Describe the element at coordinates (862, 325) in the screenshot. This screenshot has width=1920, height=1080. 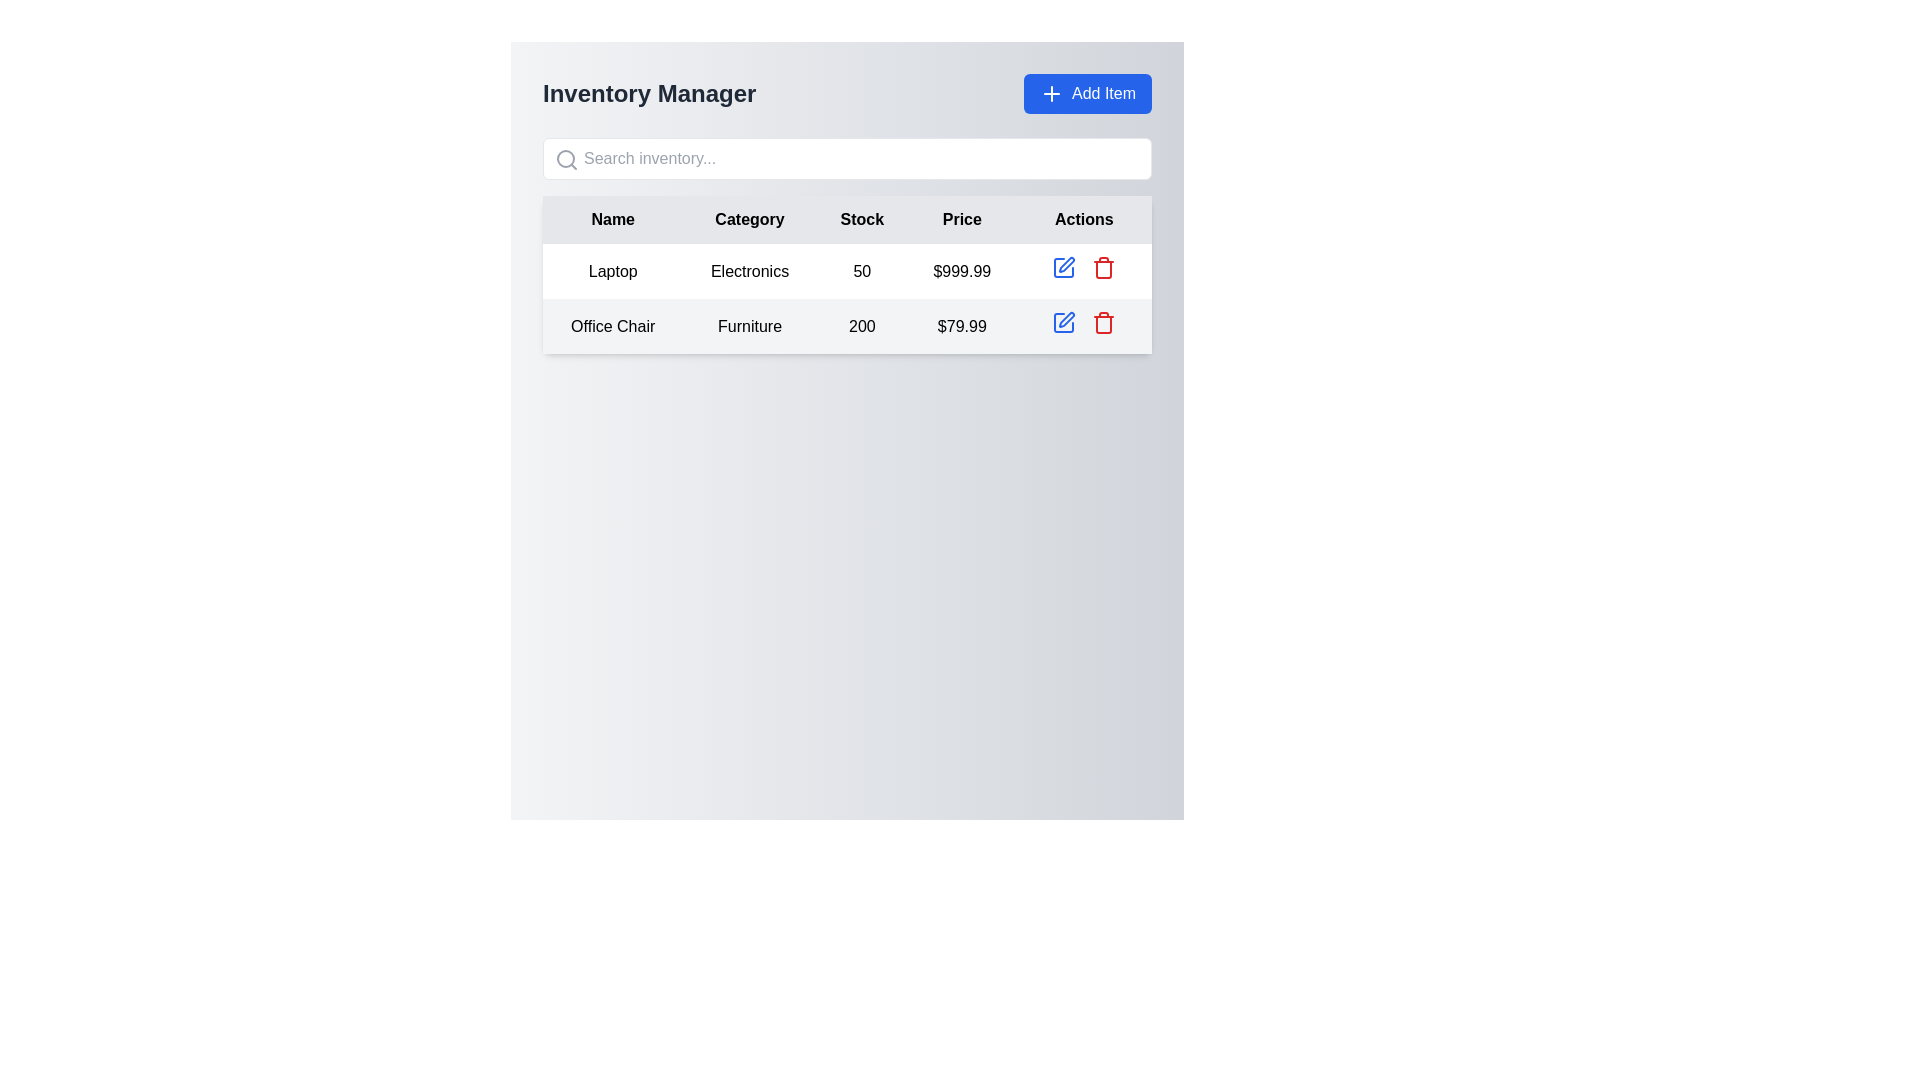
I see `the static table cell containing the text '200' in the 'Stock' column of the 'Office Chair' row, which is the third cell in the second row of the table` at that location.